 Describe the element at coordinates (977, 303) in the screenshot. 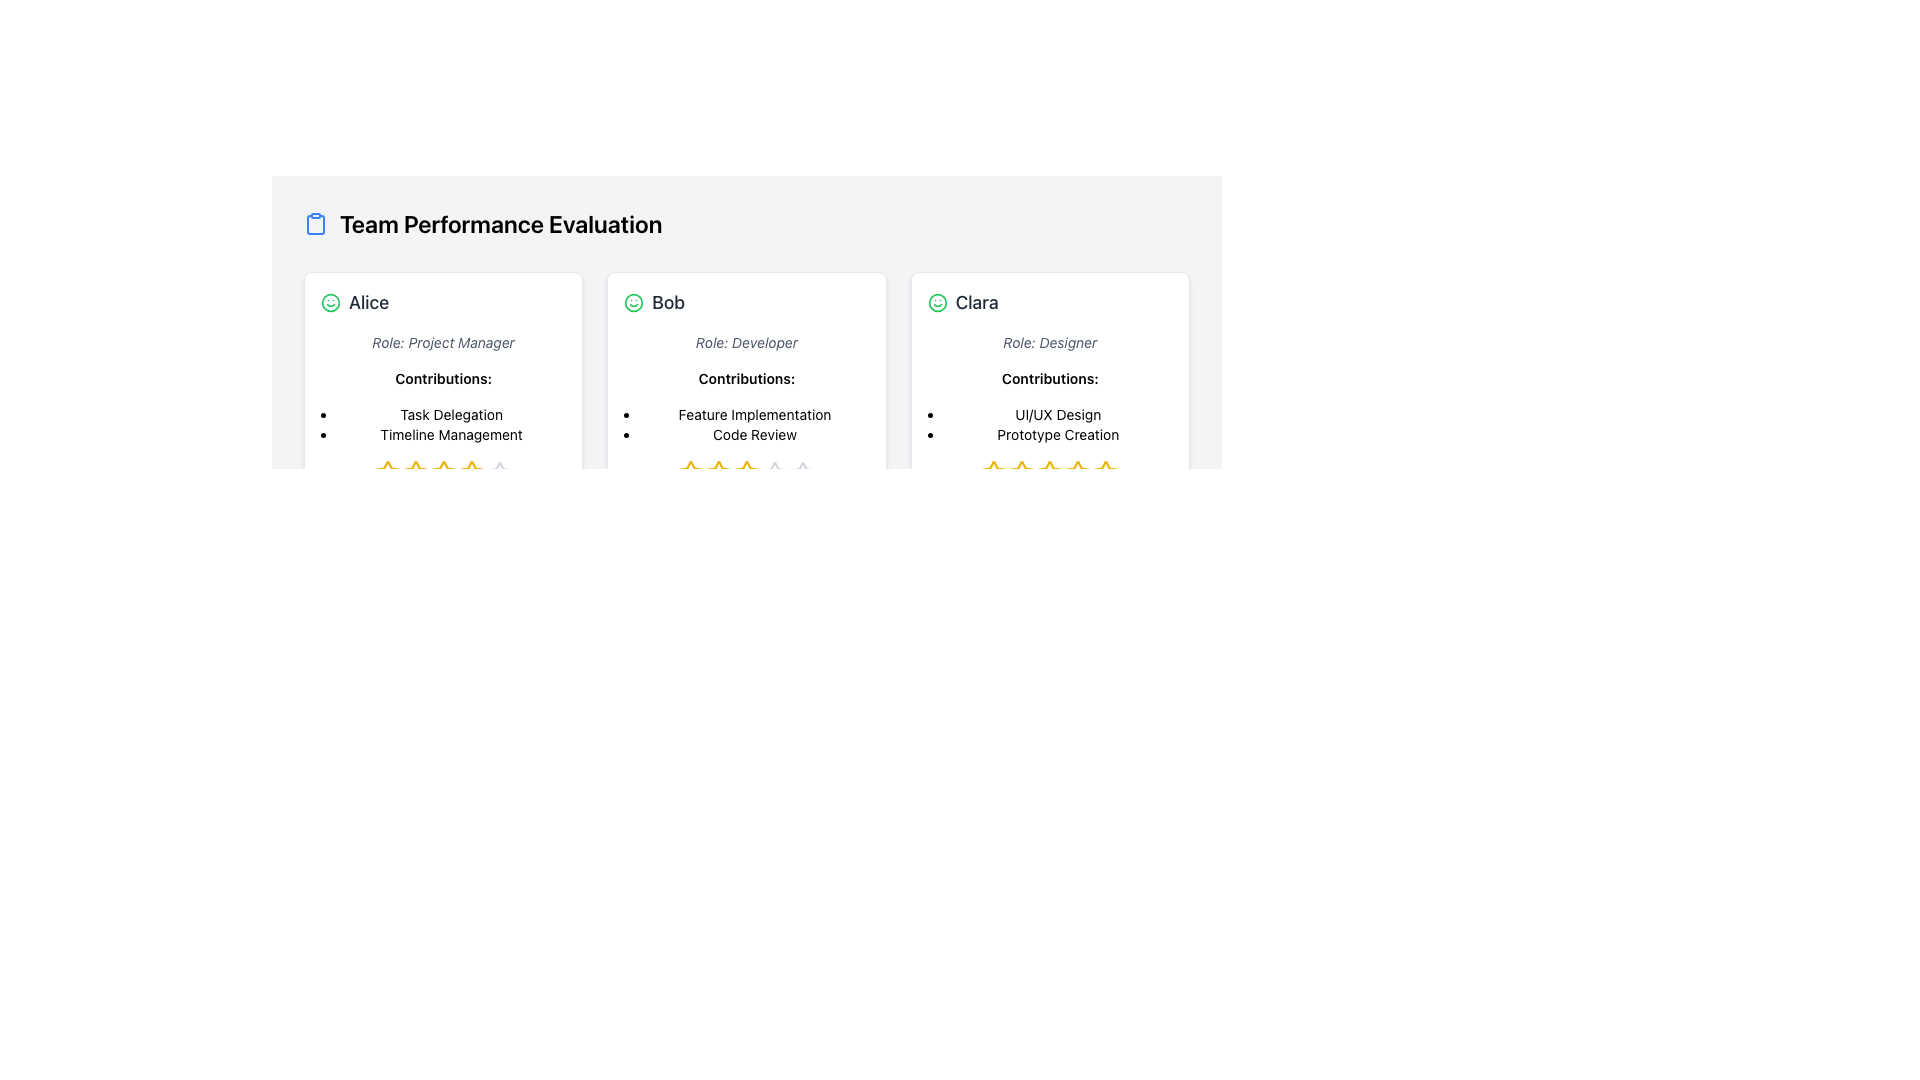

I see `the text label representing the name 'Clara' which is the identifier for the third card from the left in a row of three cards` at that location.